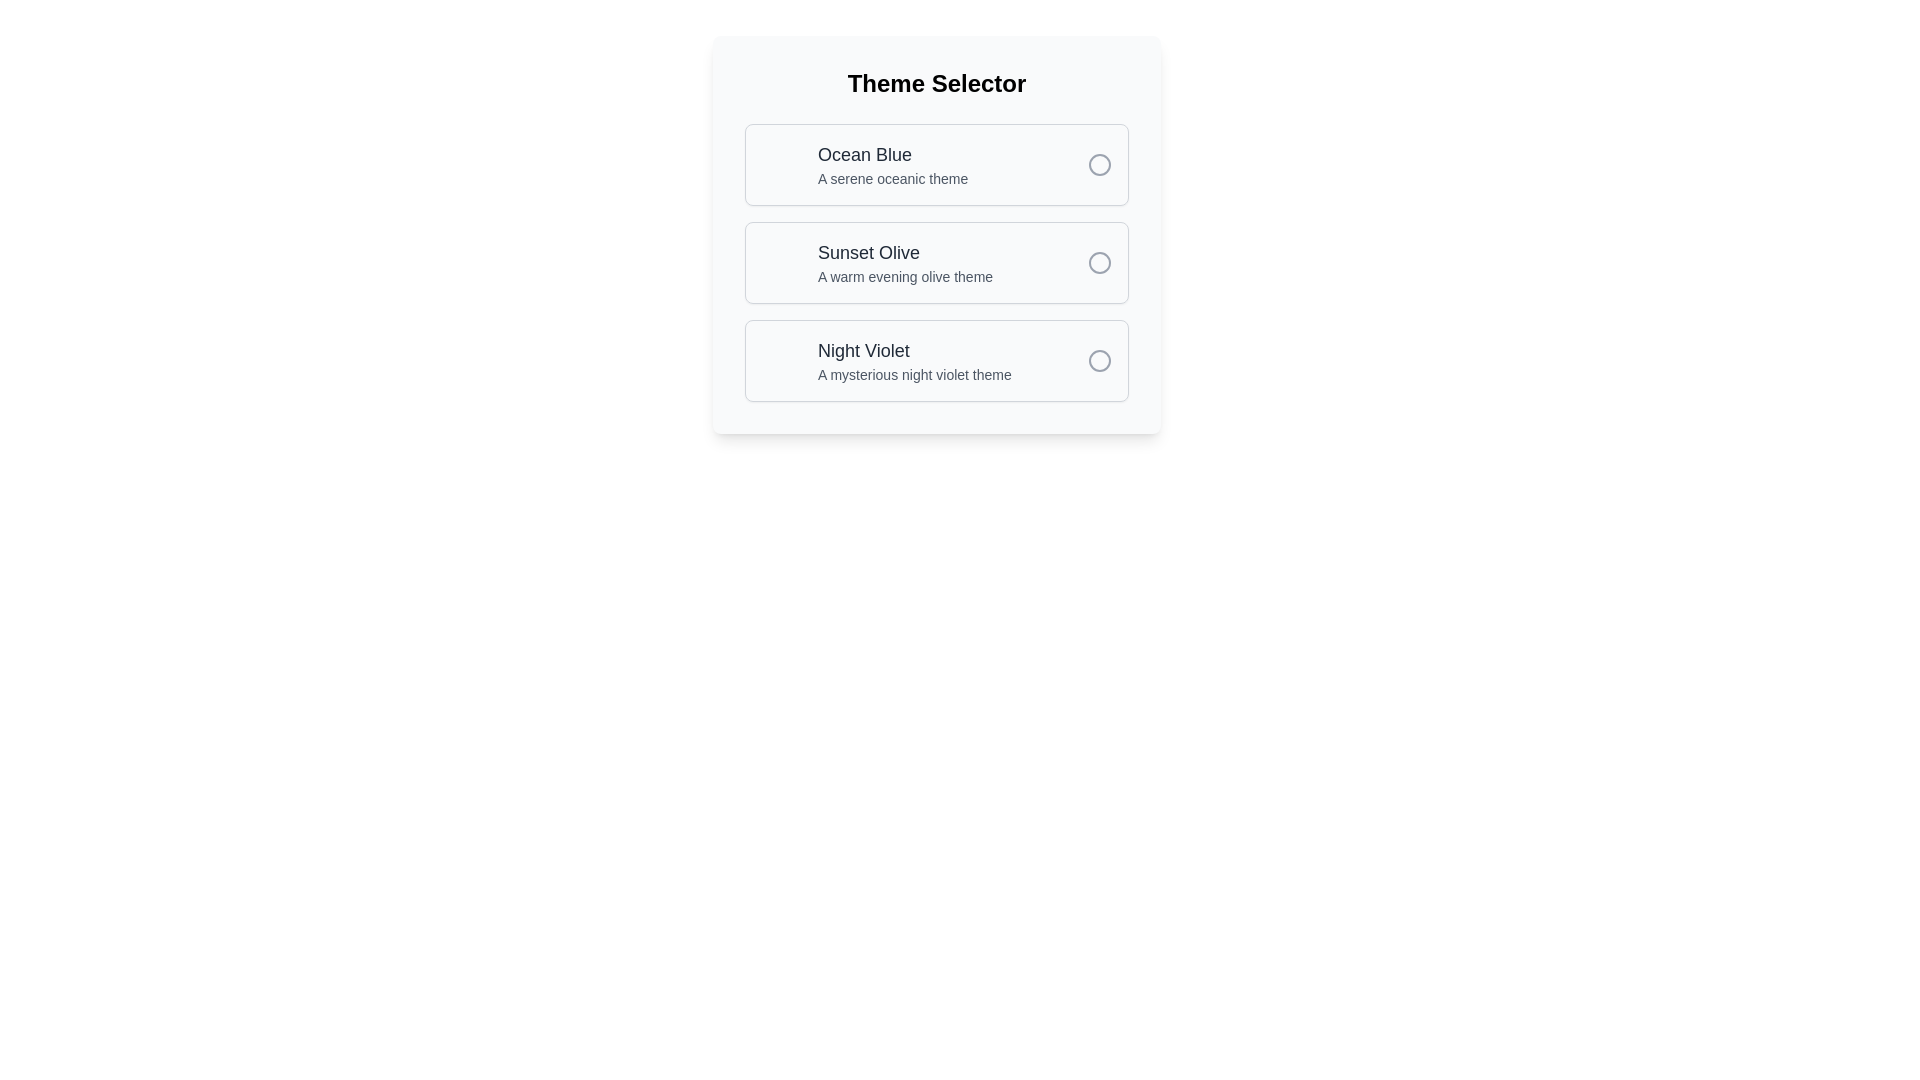 This screenshot has width=1920, height=1080. What do you see at coordinates (892, 153) in the screenshot?
I see `the static text label 'Ocean Blue' which is displayed in bold, medium-sized dark gray font, positioned at the top of the first selectable theme option in the theme selection area` at bounding box center [892, 153].